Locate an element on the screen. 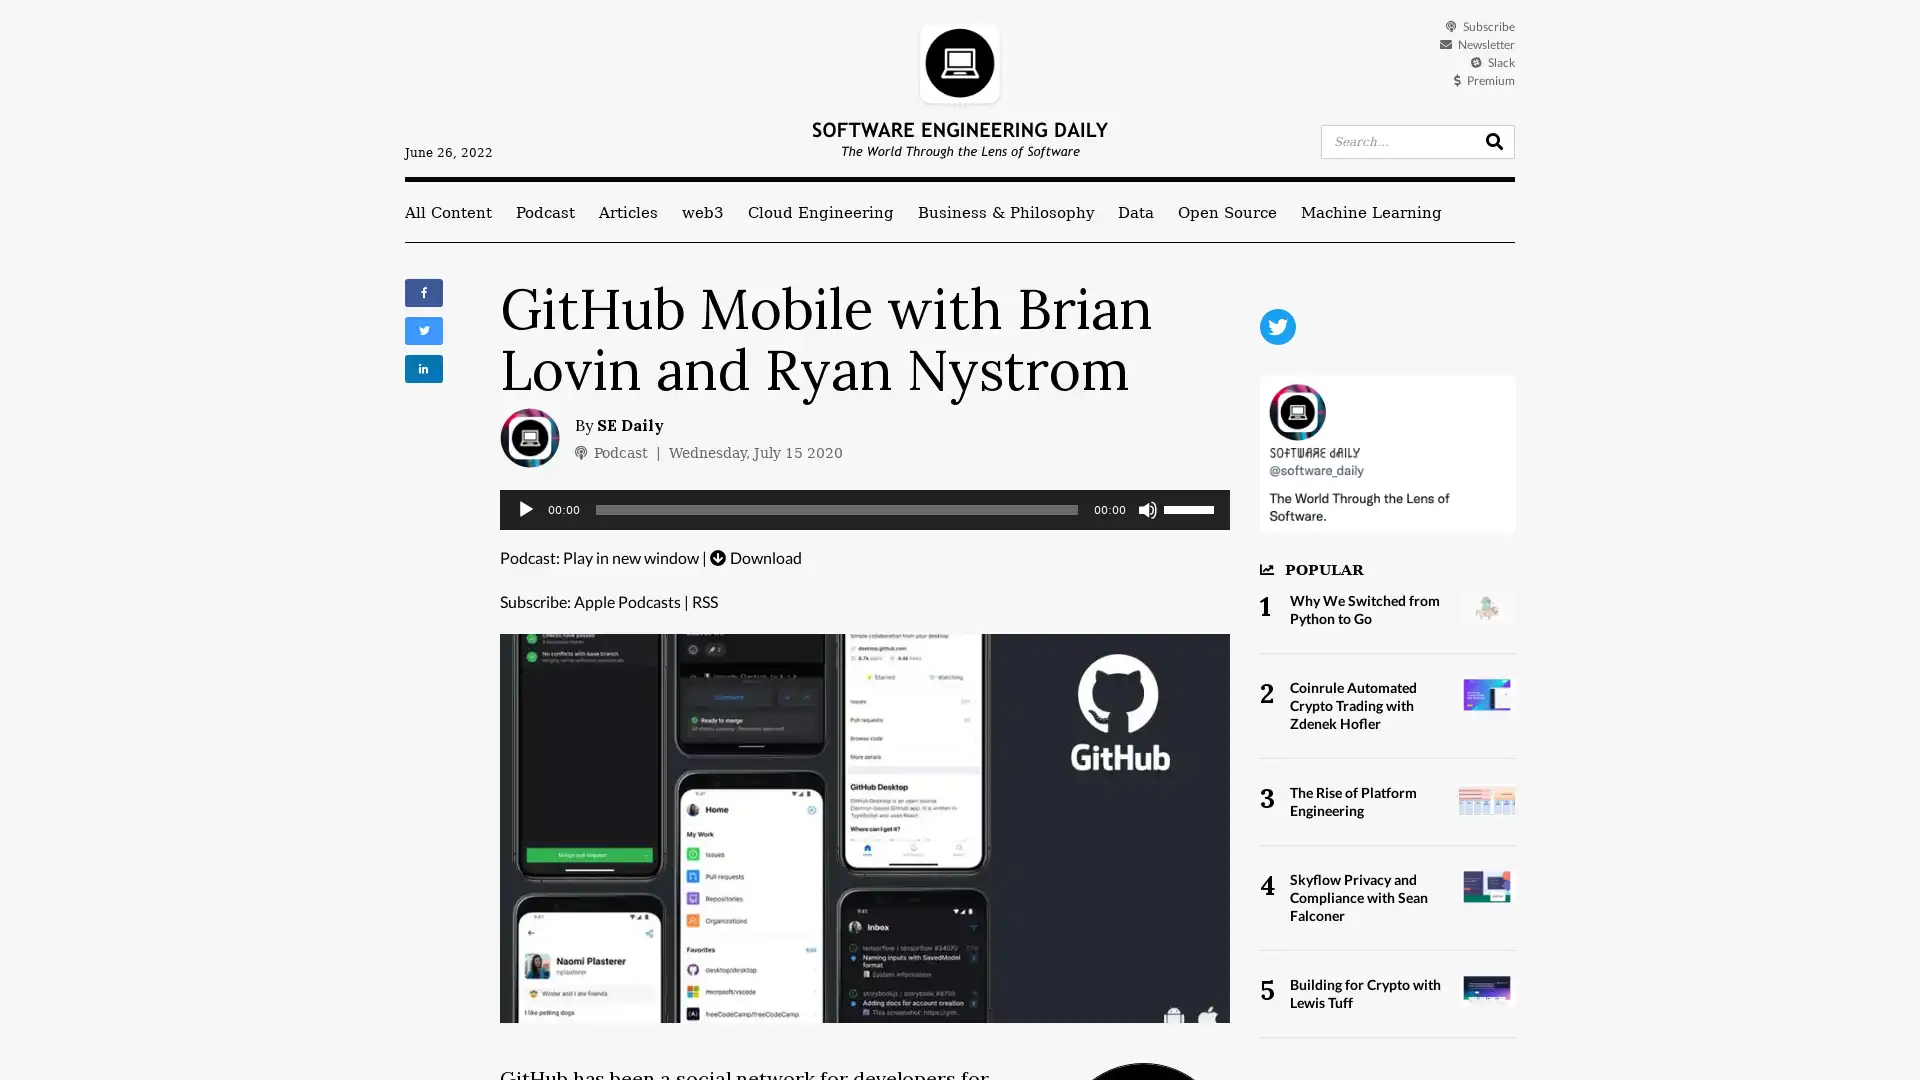 This screenshot has height=1080, width=1920. Mute is located at coordinates (1147, 508).